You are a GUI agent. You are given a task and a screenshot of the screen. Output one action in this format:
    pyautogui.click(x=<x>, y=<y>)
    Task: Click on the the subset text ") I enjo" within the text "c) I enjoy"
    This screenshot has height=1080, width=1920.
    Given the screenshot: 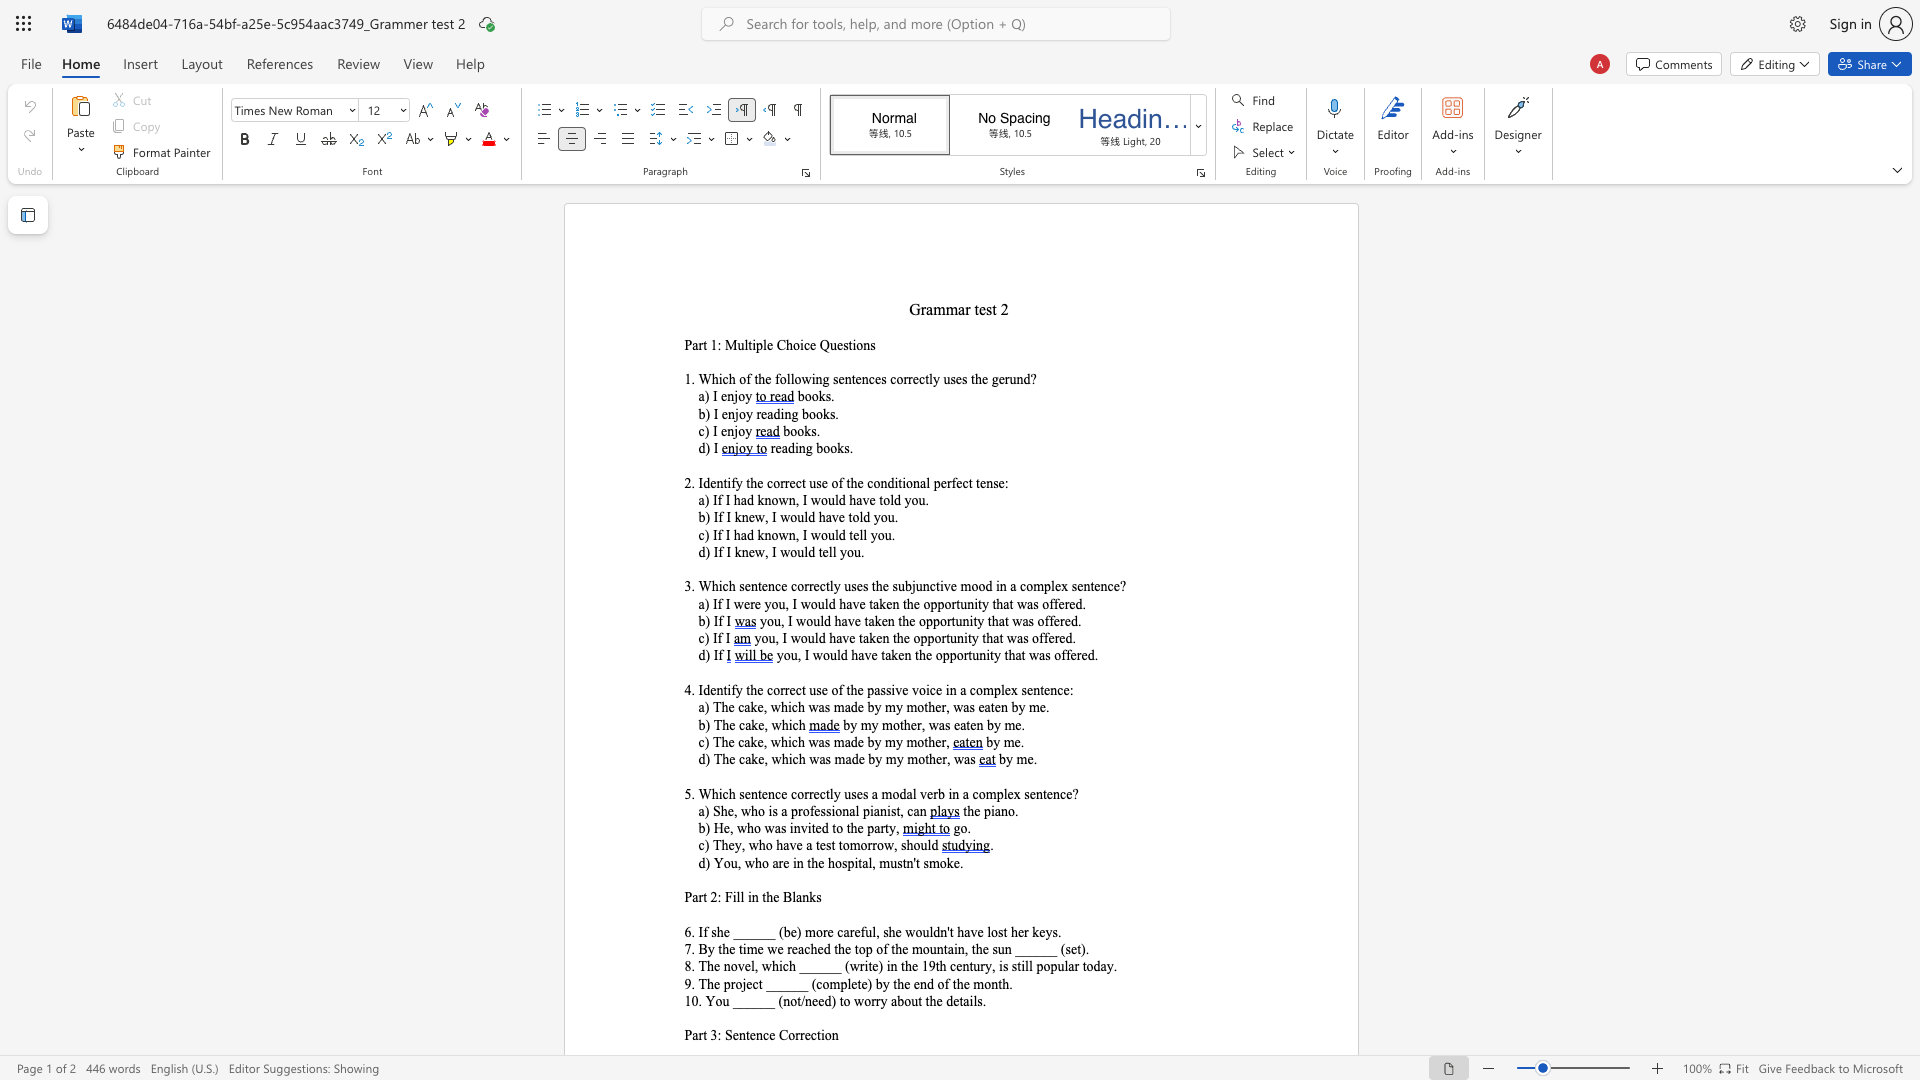 What is the action you would take?
    pyautogui.click(x=704, y=430)
    